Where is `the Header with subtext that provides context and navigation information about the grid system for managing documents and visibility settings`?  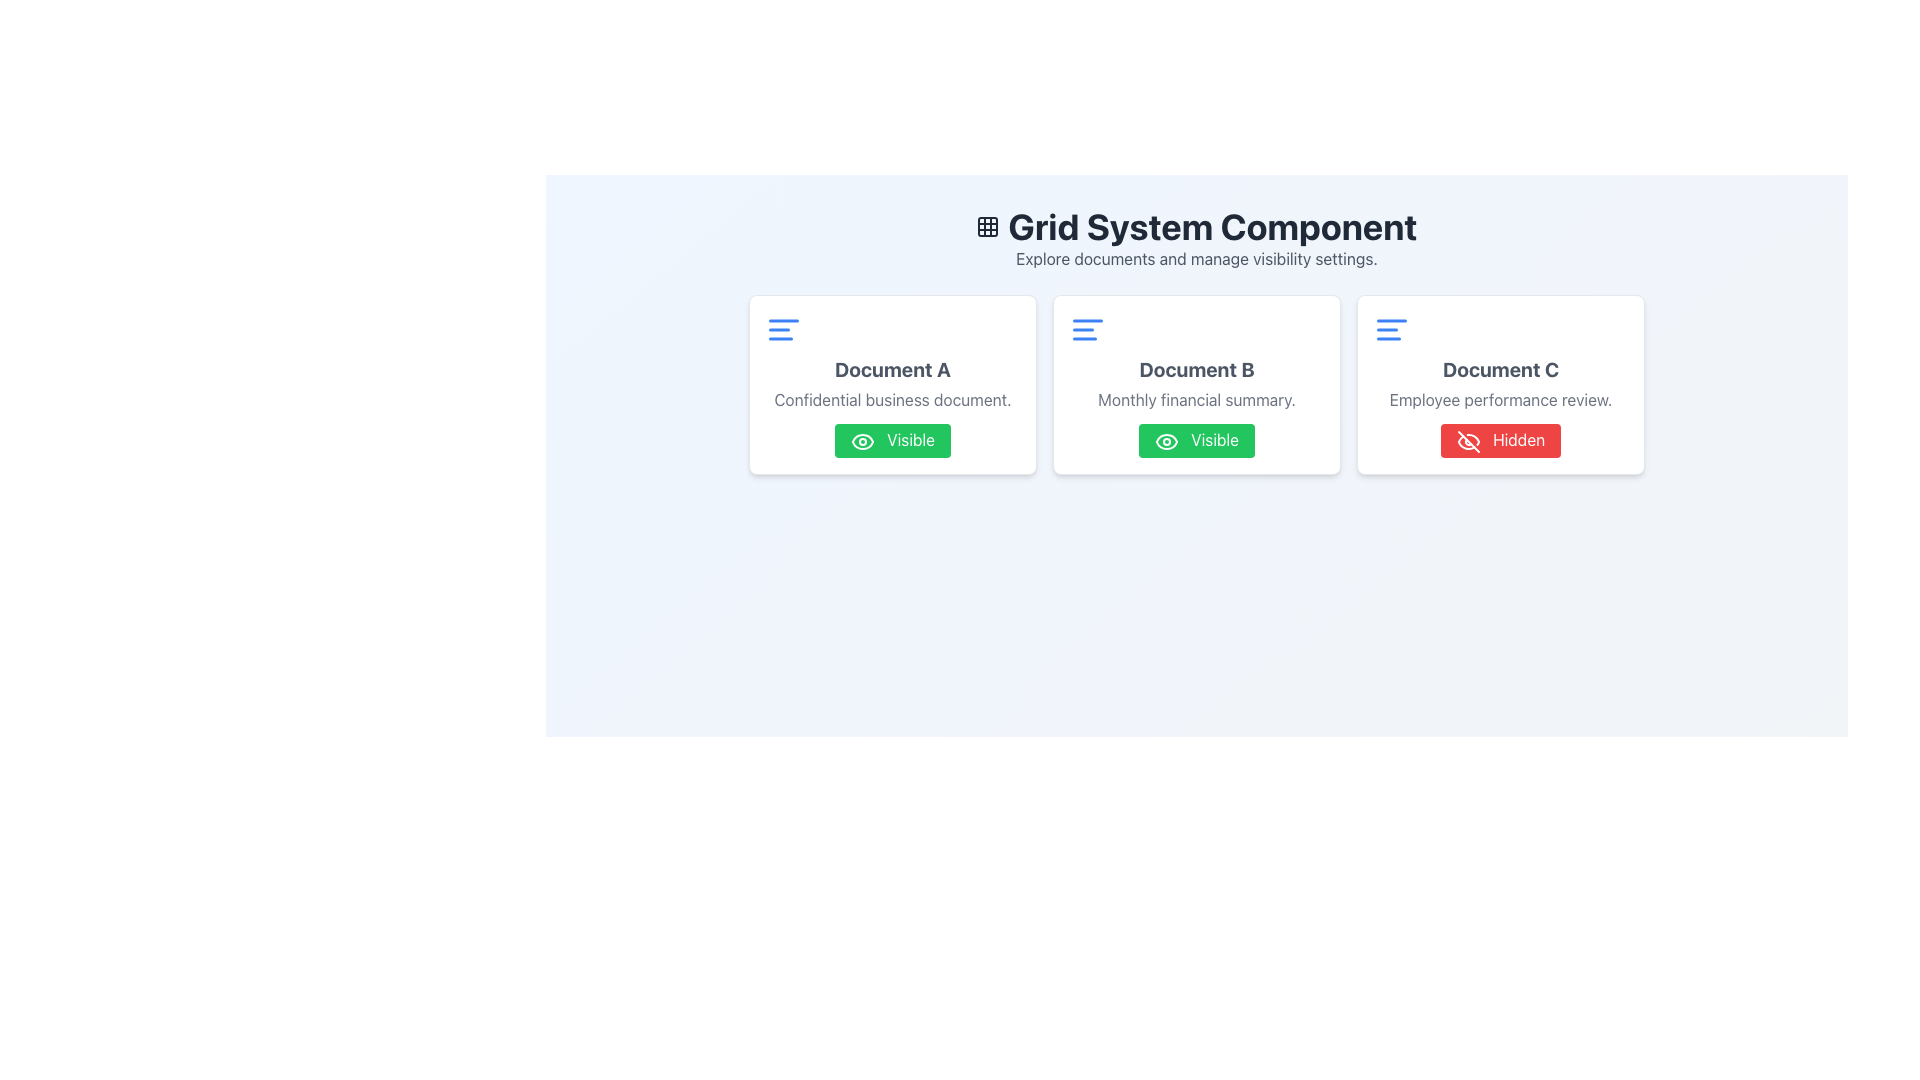 the Header with subtext that provides context and navigation information about the grid system for managing documents and visibility settings is located at coordinates (1196, 238).